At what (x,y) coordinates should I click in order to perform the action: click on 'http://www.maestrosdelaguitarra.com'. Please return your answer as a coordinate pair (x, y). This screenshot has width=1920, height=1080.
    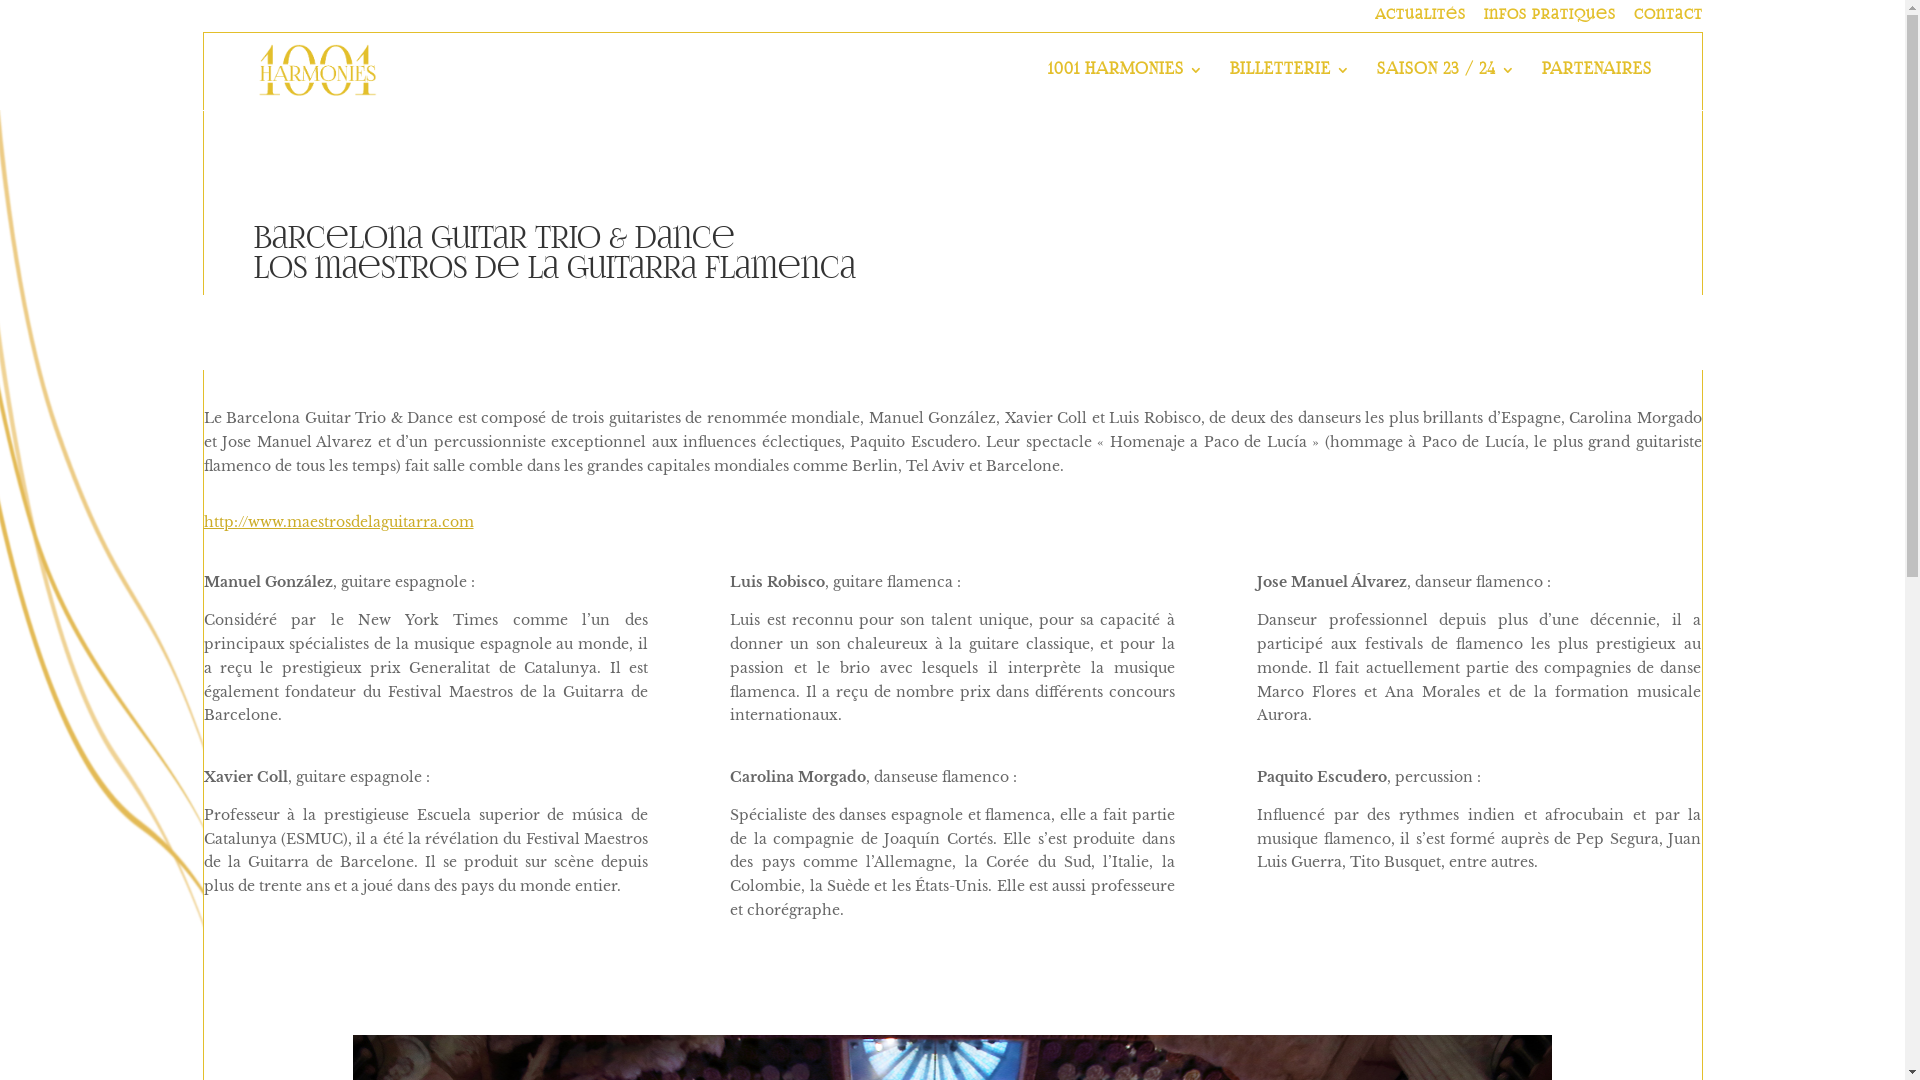
    Looking at the image, I should click on (339, 520).